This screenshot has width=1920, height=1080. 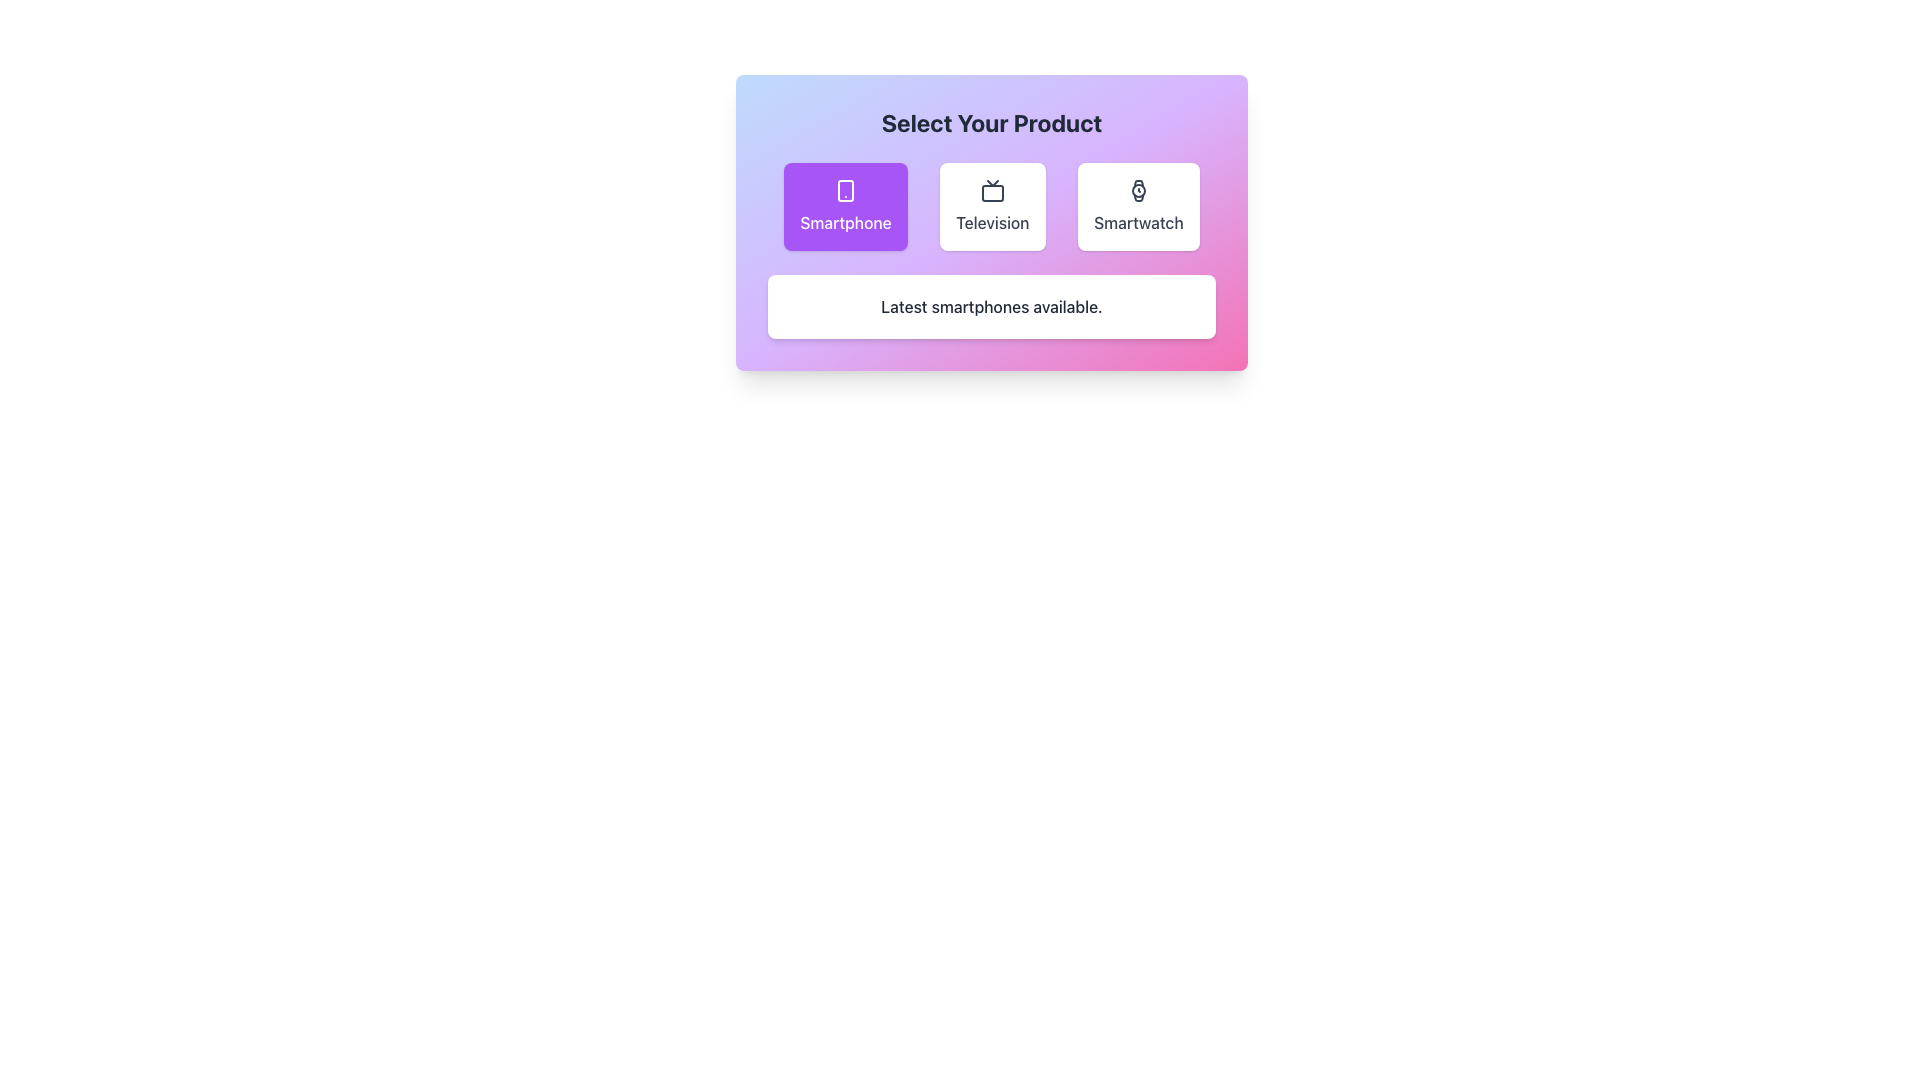 What do you see at coordinates (1138, 191) in the screenshot?
I see `the circular graphical element located at the center of the smartwatch icon, which is the last icon under the 'Select Your Product' title` at bounding box center [1138, 191].